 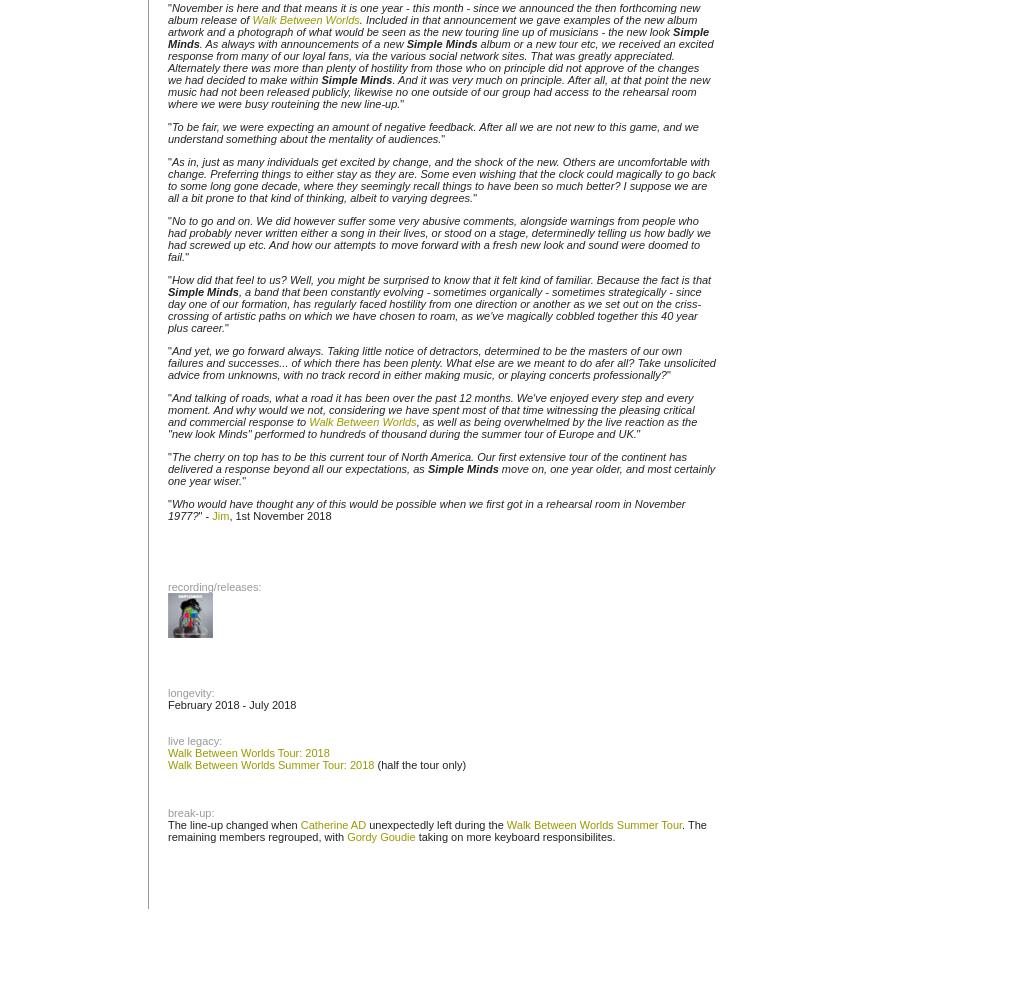 What do you see at coordinates (432, 428) in the screenshot?
I see `', as well as being overwhelmed by
the live reaction as the "new look Minds" performed to hundreds of thousand during the summer tour of Europe and UK.'` at bounding box center [432, 428].